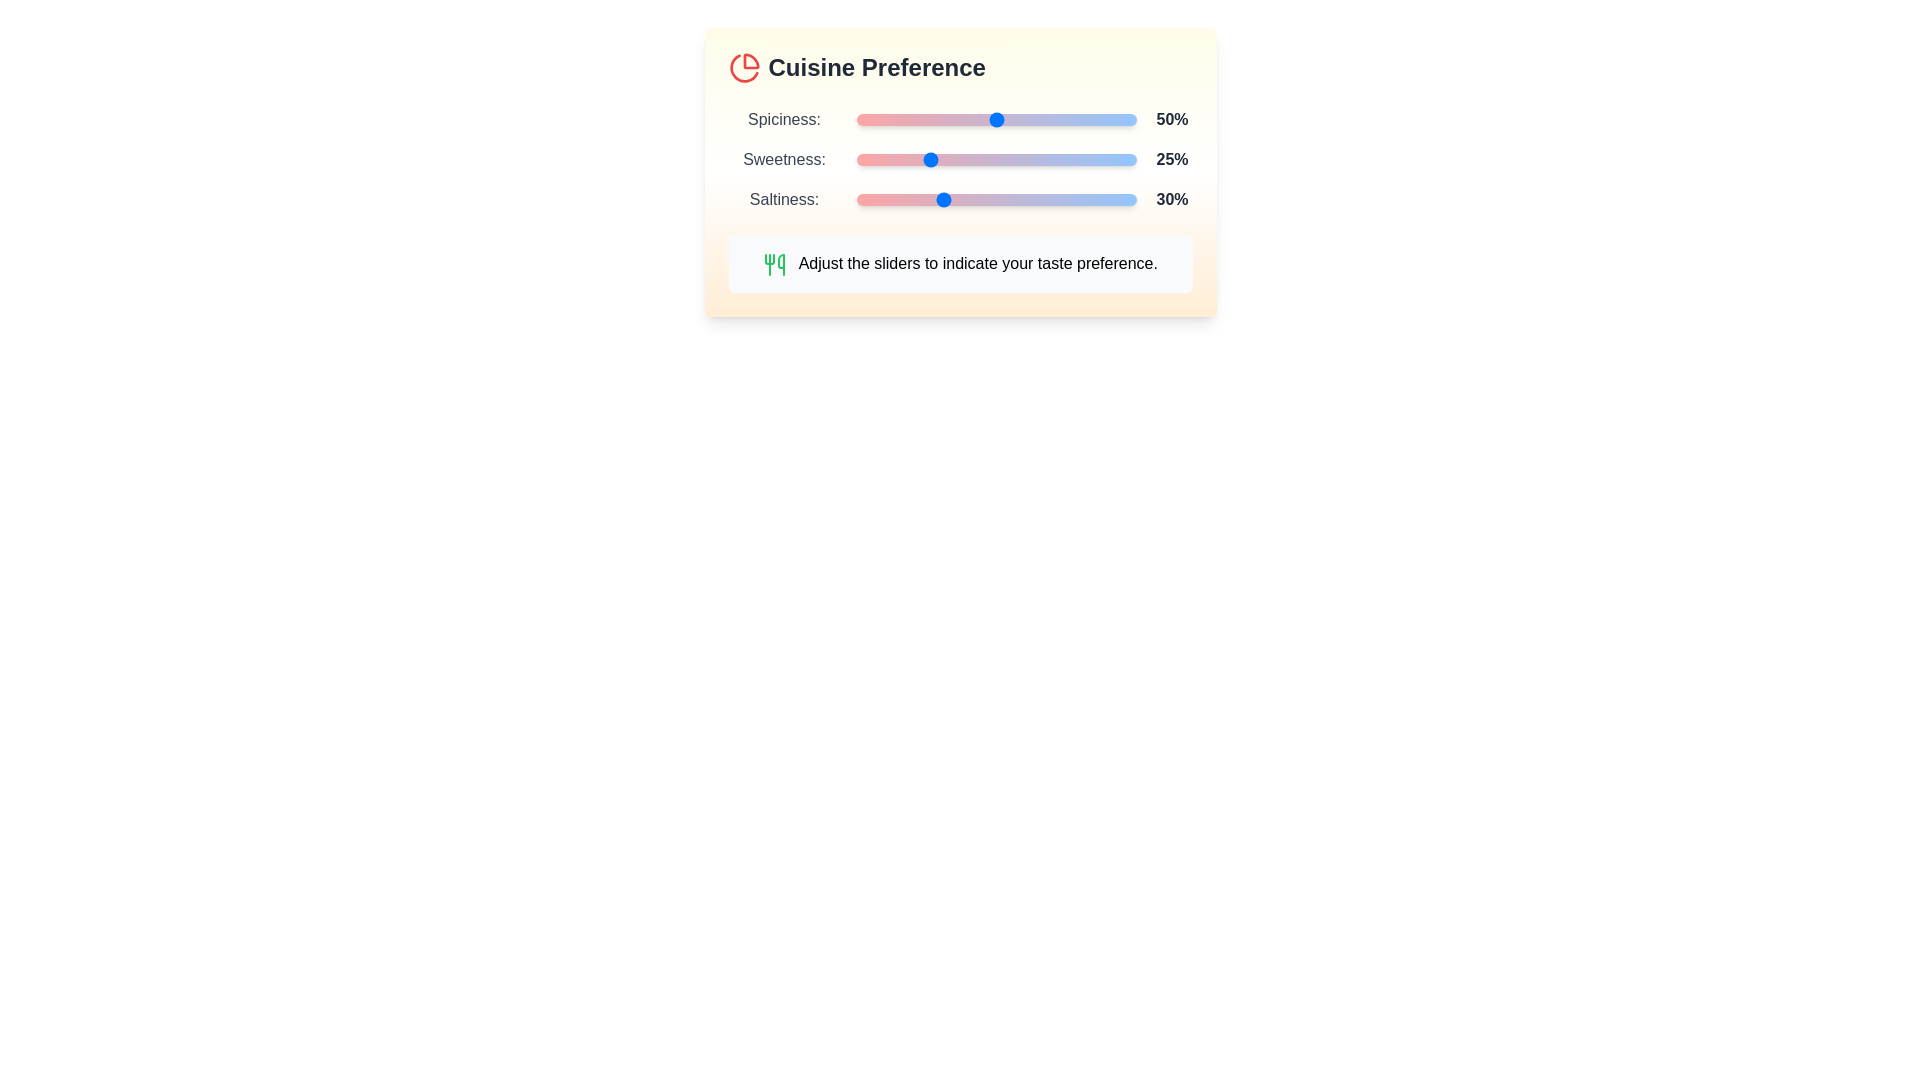  What do you see at coordinates (988, 119) in the screenshot?
I see `the spiciness slider to 47%` at bounding box center [988, 119].